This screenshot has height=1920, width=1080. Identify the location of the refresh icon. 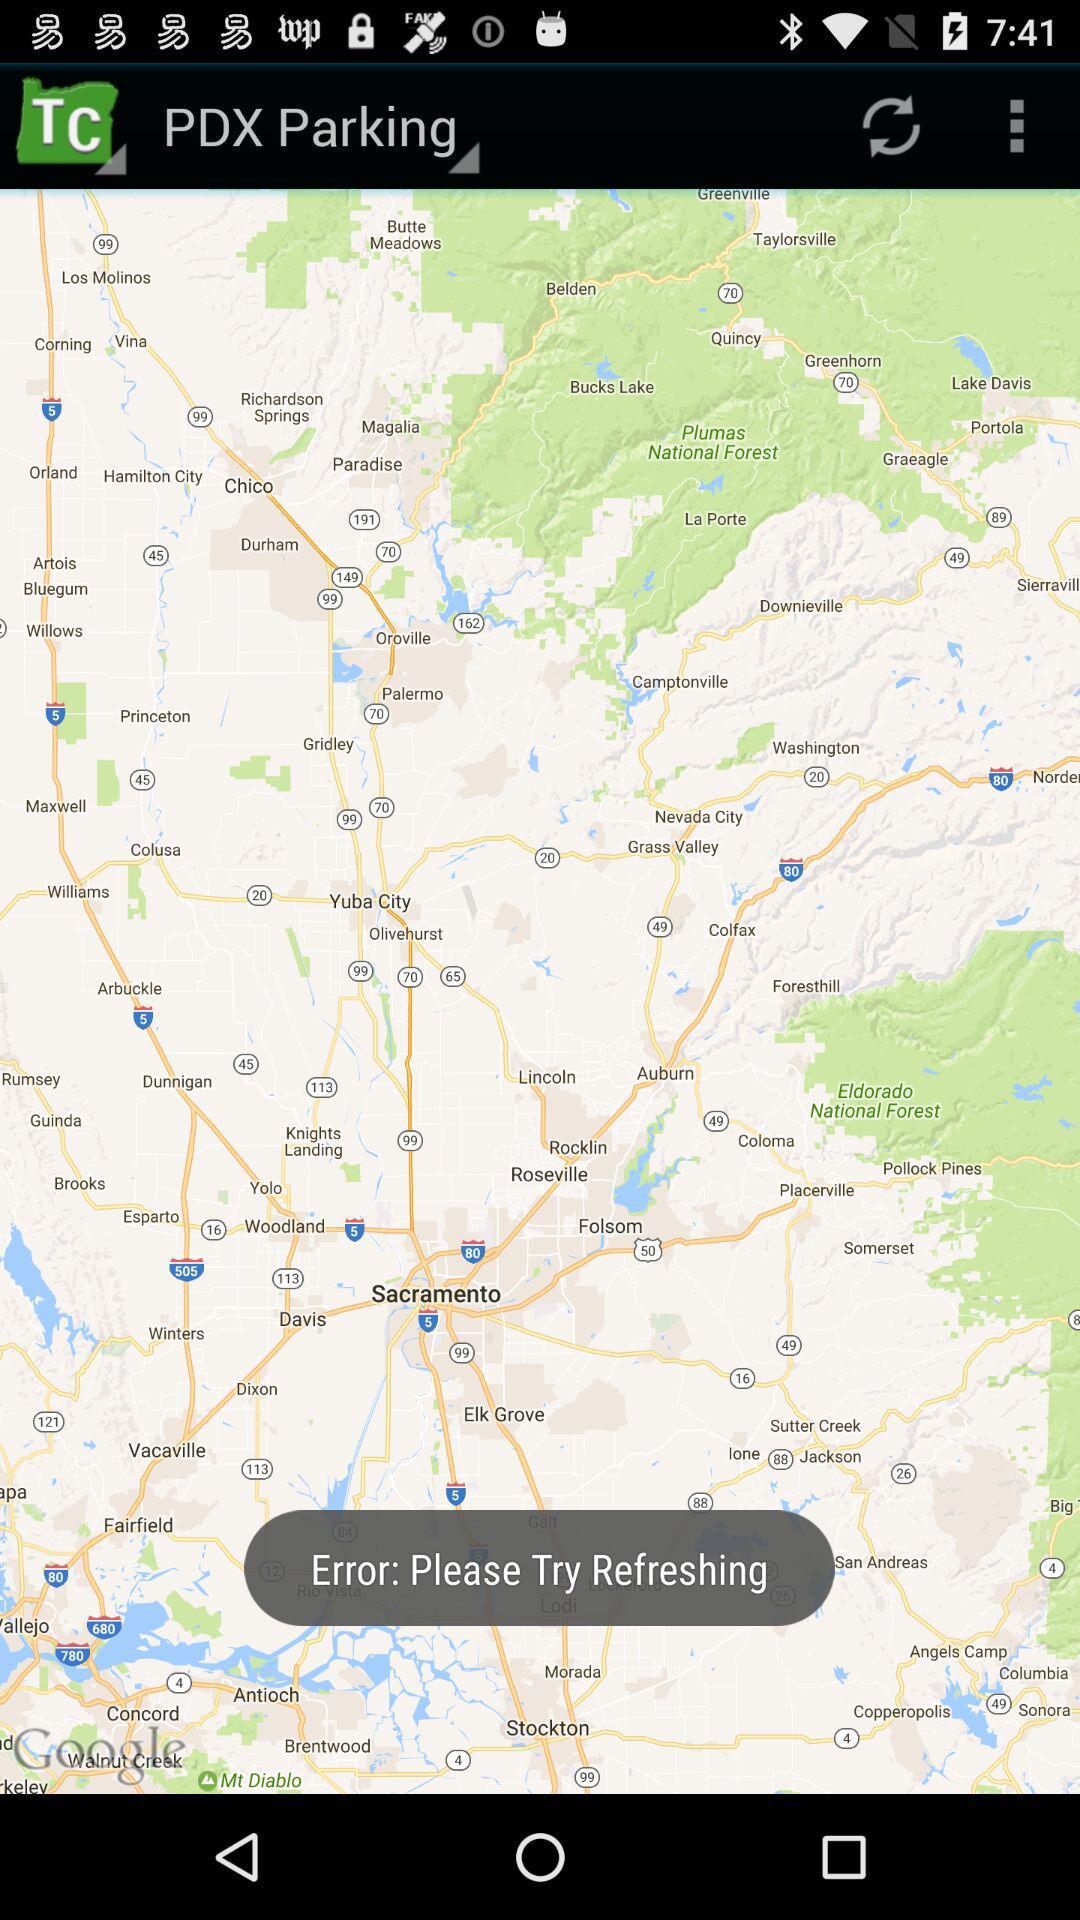
(890, 133).